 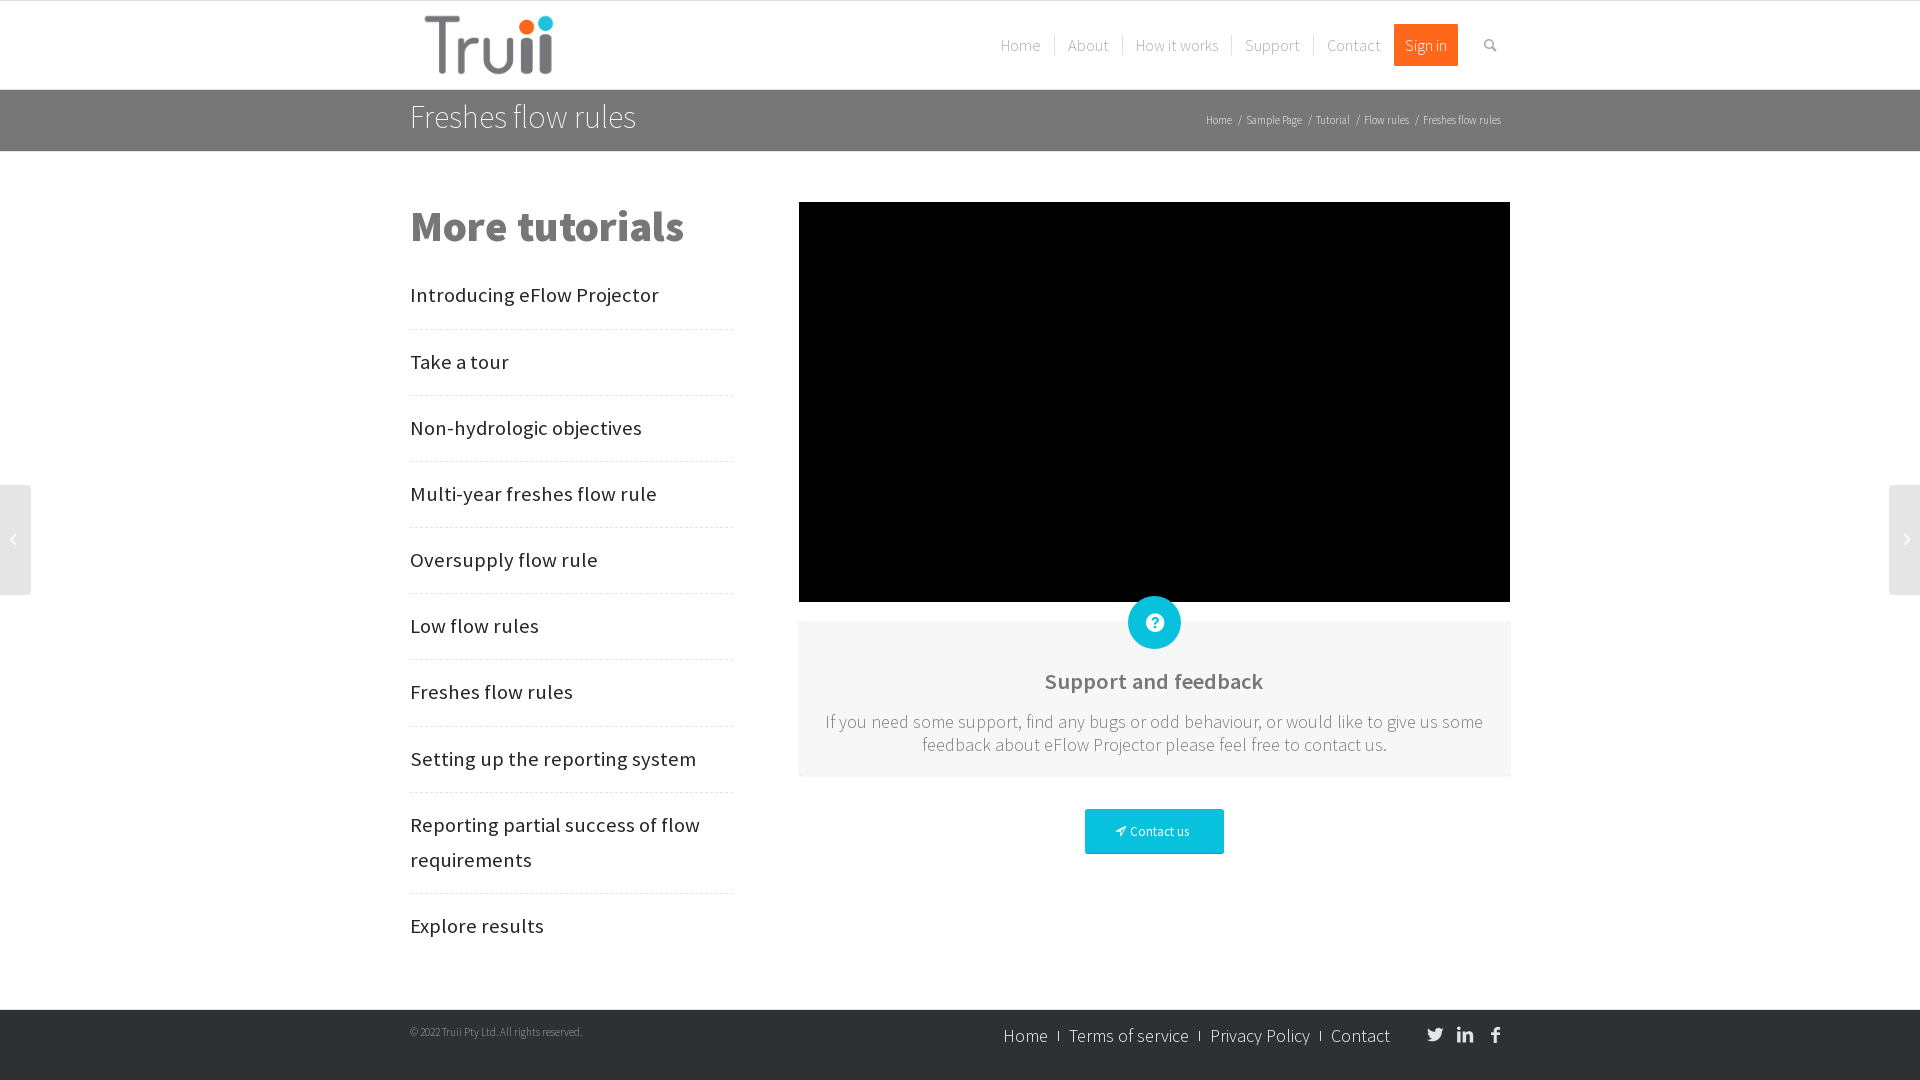 I want to click on 'Setting up the reporting system', so click(x=552, y=759).